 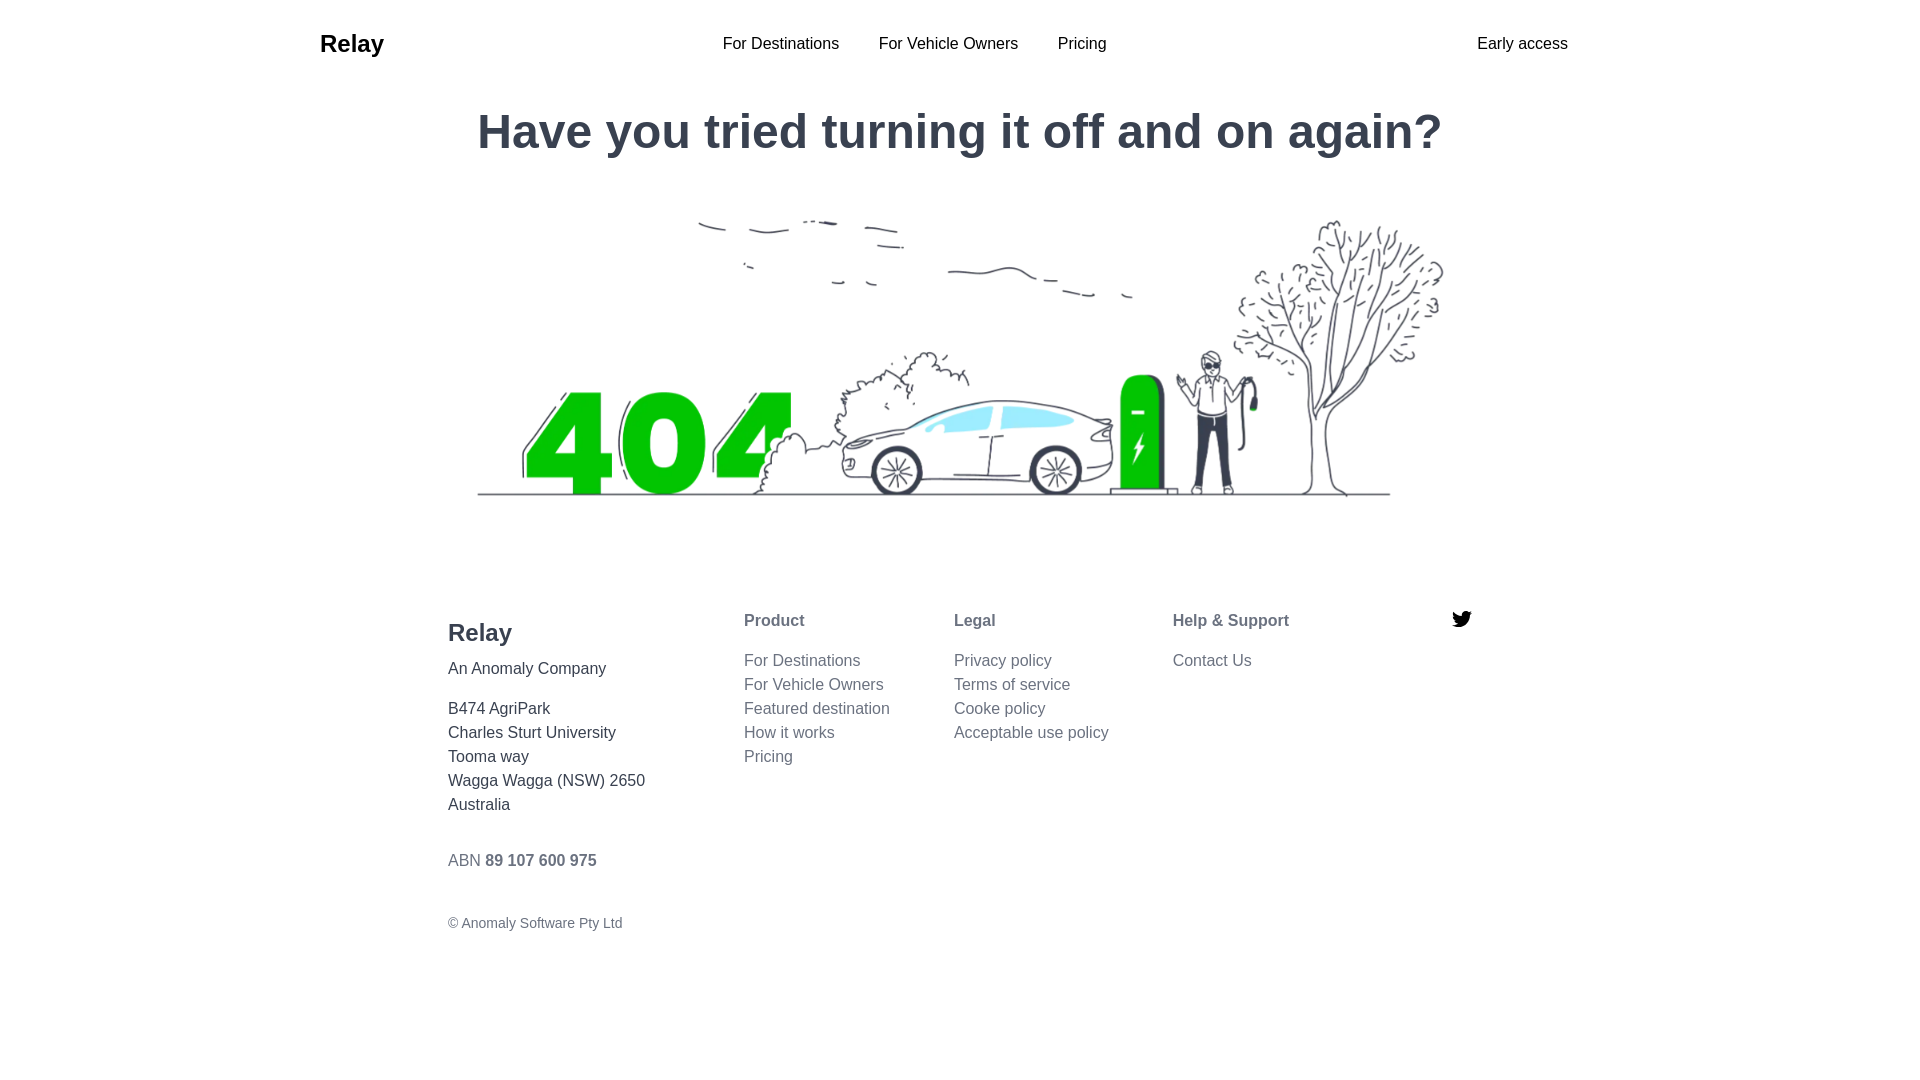 I want to click on 'Acceptable use policy', so click(x=1031, y=732).